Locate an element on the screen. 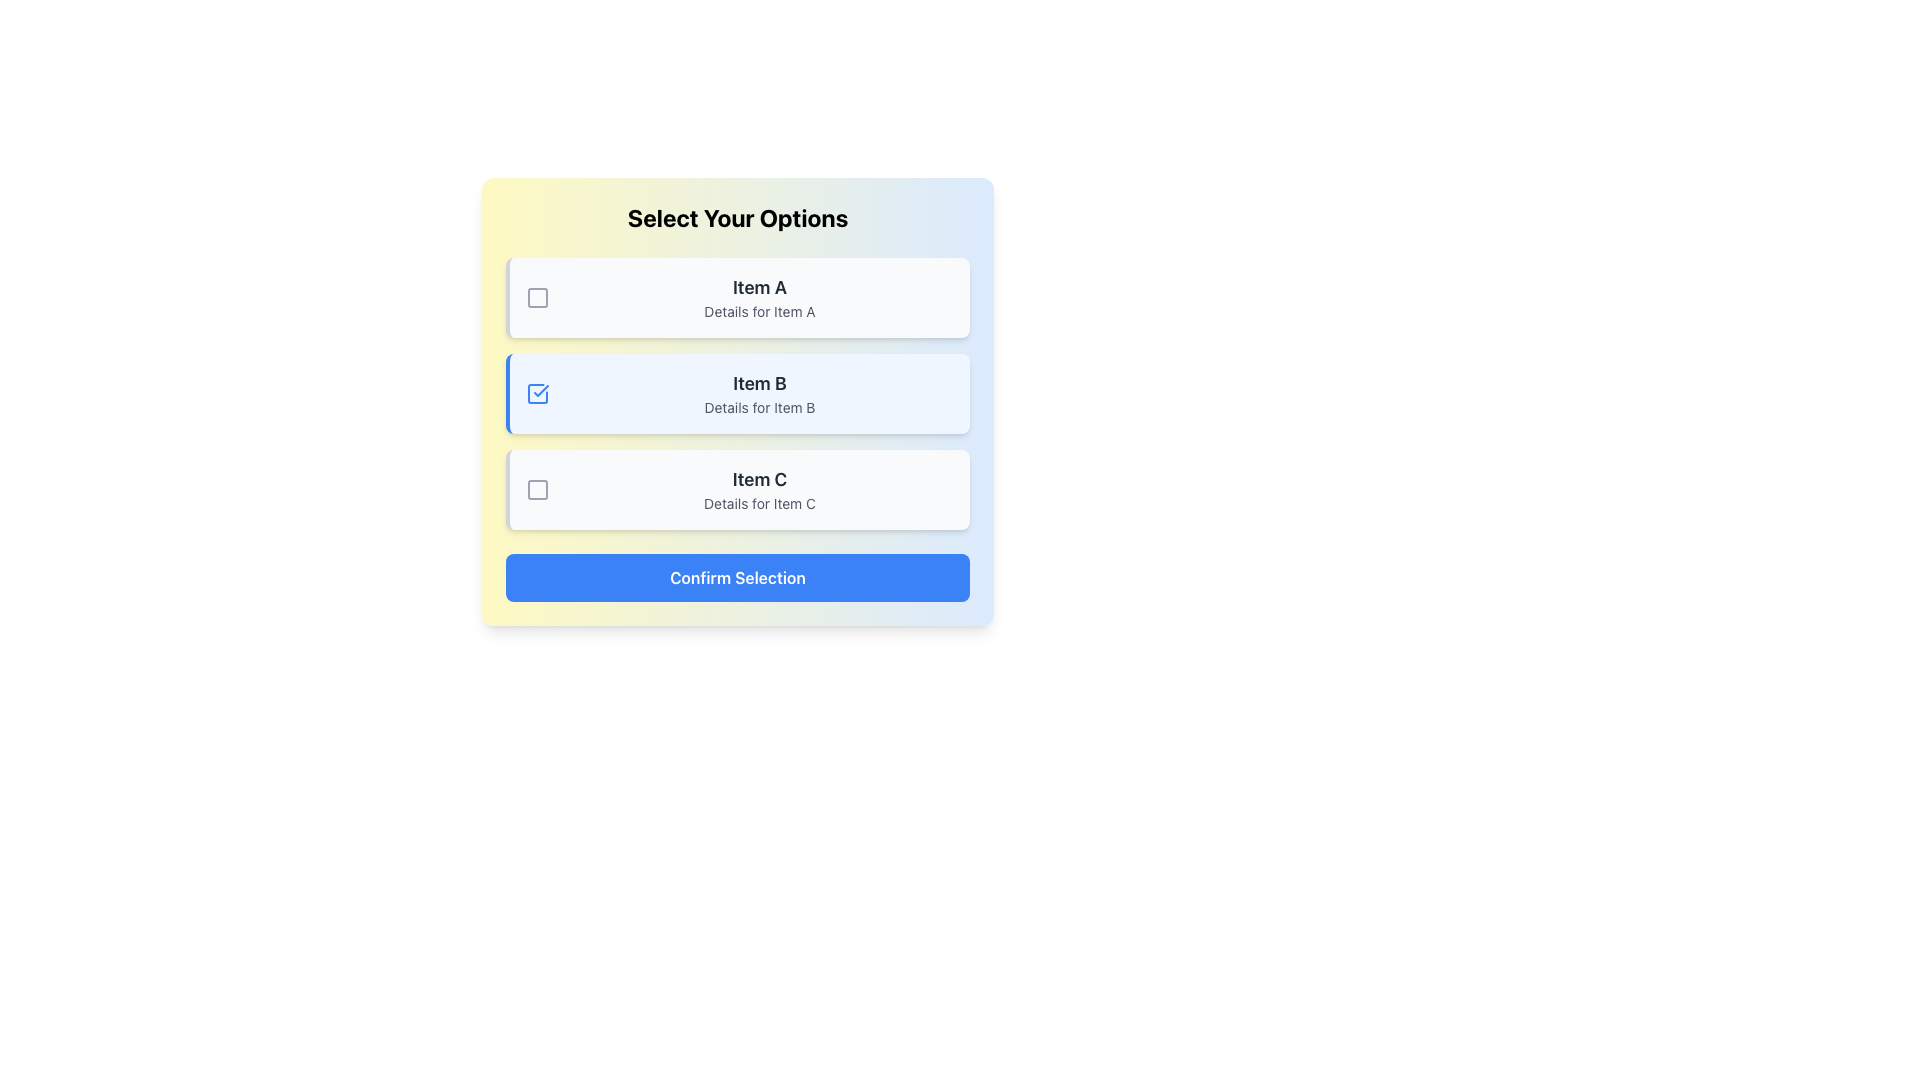 This screenshot has height=1080, width=1920. the text display containing 'Item A' and 'Details for Item A' which is located within the first option of a vertically stacked list under 'Select Your Options' is located at coordinates (758, 297).